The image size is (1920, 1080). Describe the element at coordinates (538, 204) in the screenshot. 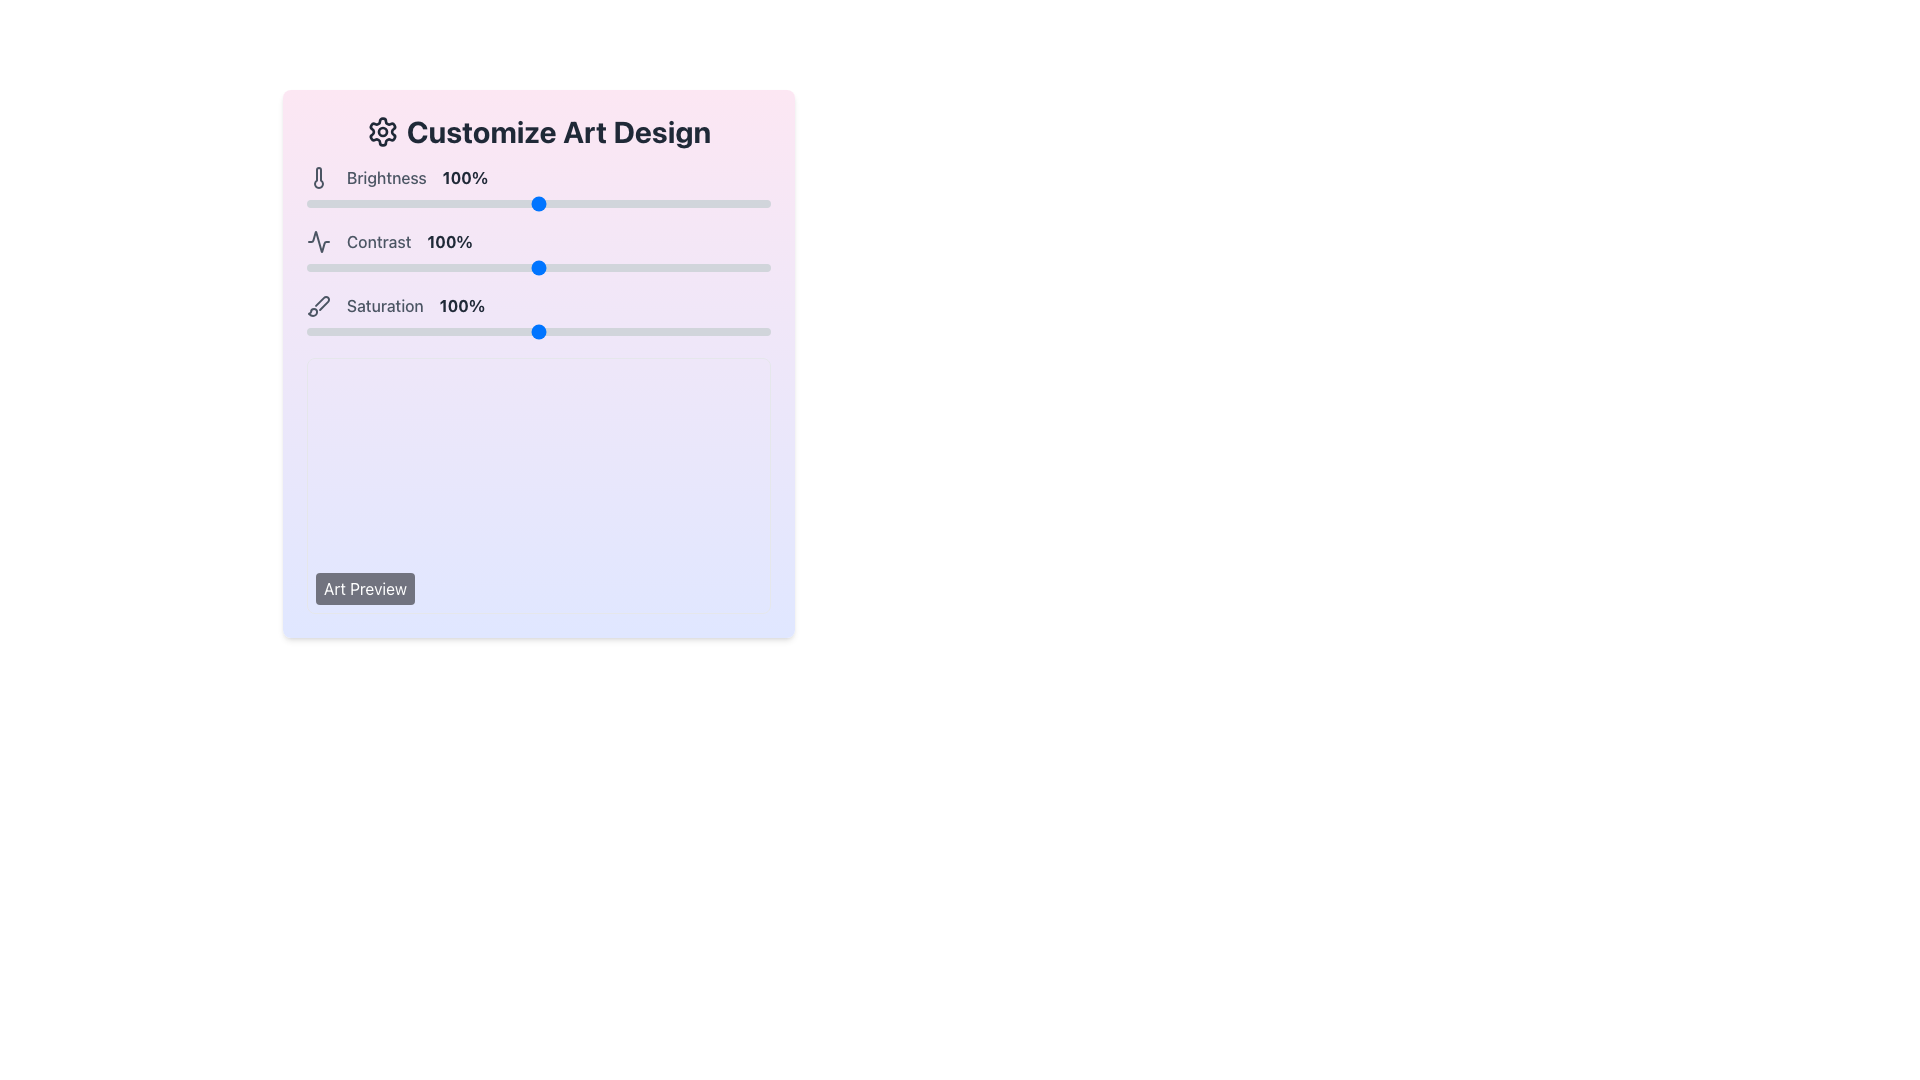

I see `the brightness slider component positioned below the 'Brightness 100%' label and thermometer icon` at that location.